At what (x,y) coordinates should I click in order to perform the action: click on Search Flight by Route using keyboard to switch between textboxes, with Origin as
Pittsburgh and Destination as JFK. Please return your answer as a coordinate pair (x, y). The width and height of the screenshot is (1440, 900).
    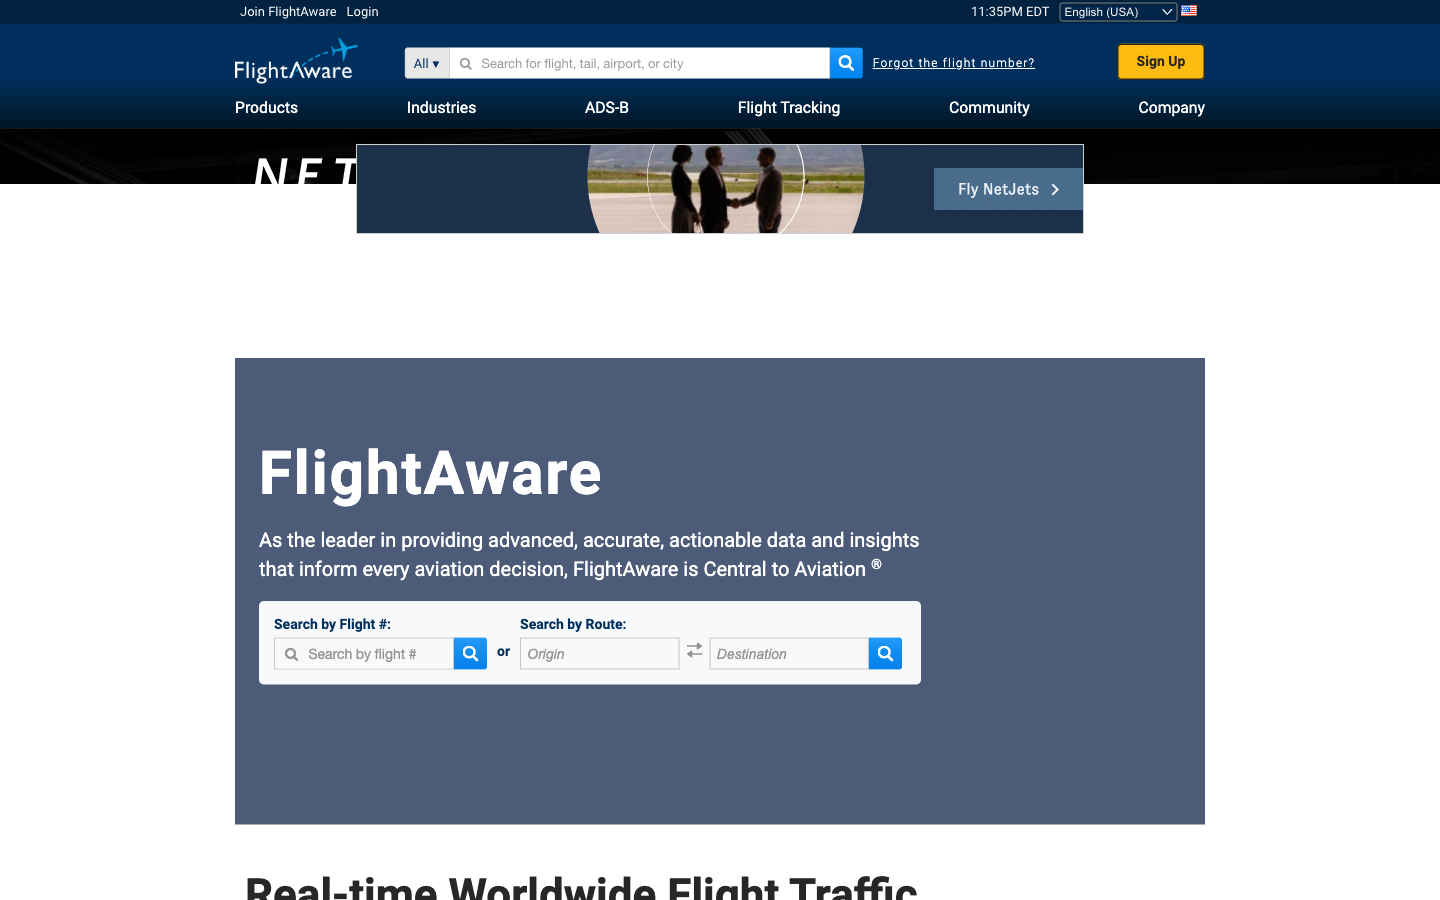
    Looking at the image, I should click on (600, 655).